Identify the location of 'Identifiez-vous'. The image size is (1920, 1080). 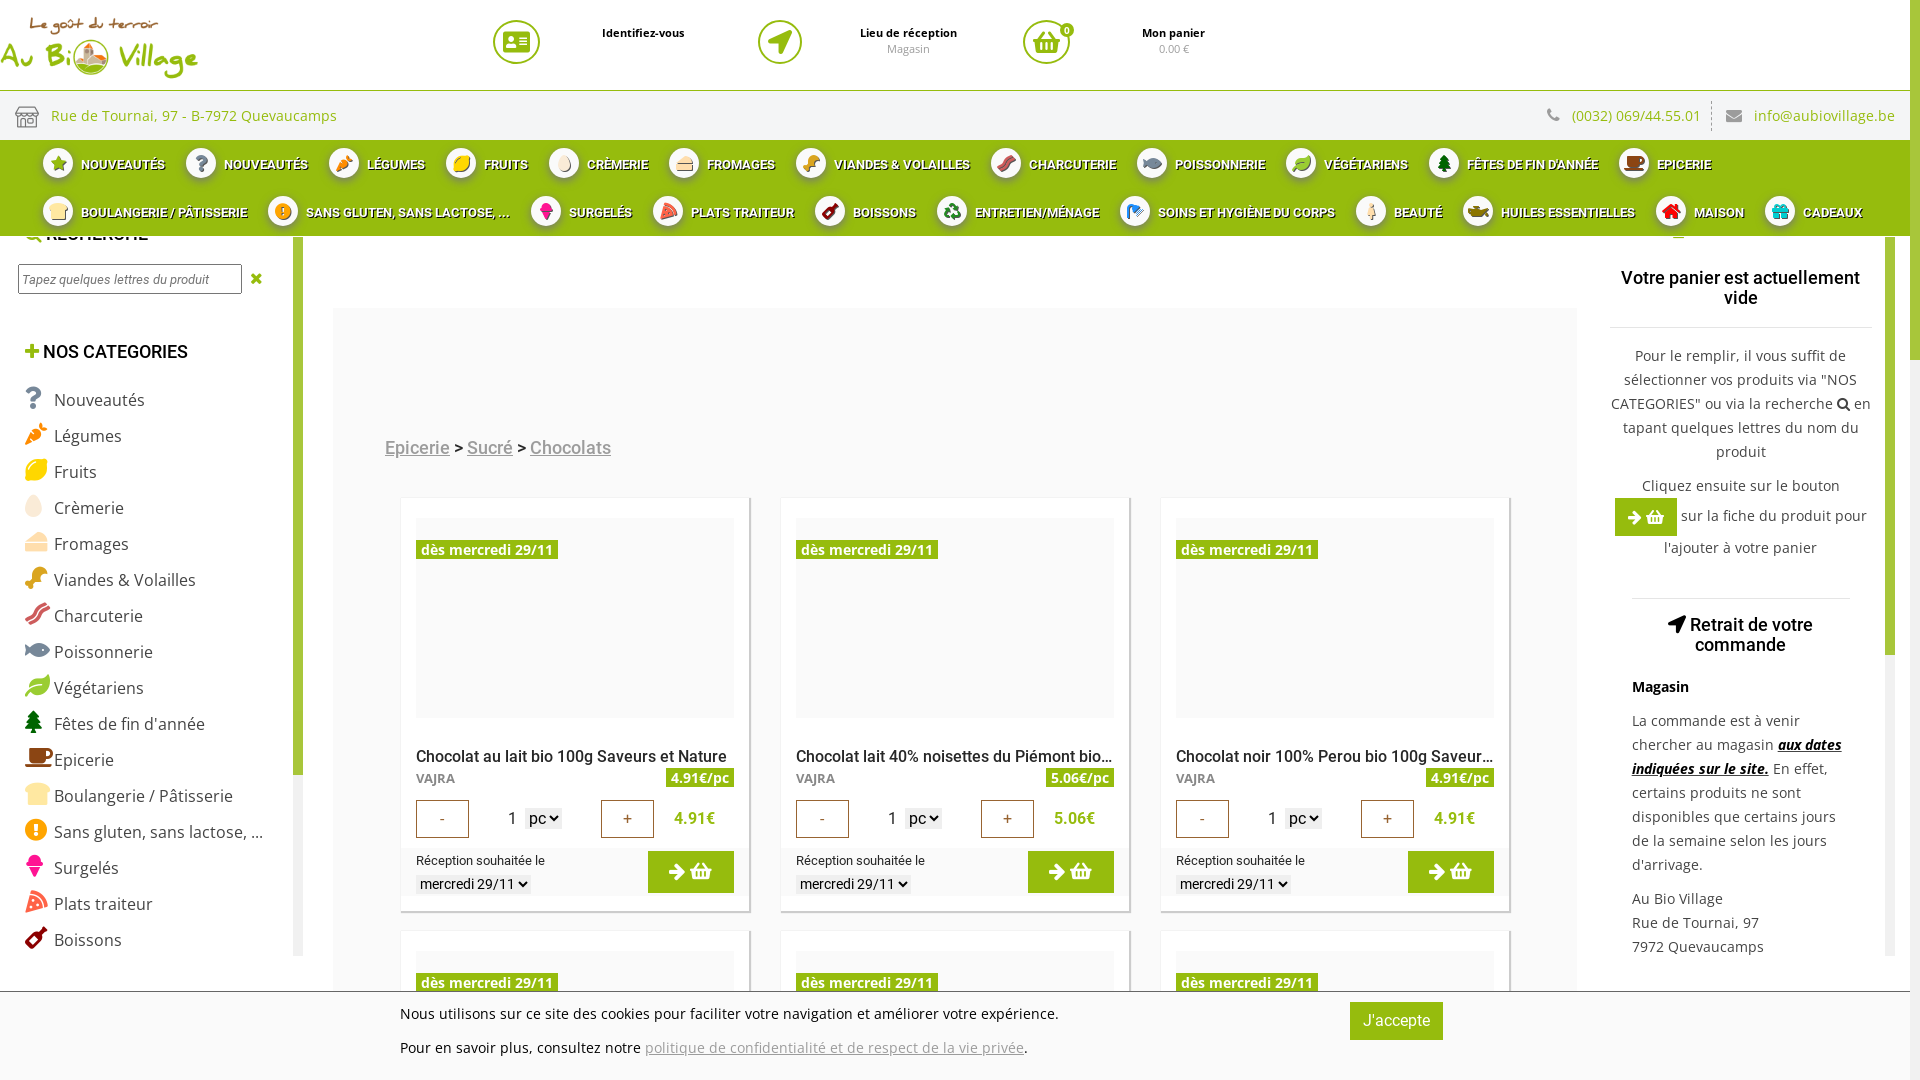
(600, 33).